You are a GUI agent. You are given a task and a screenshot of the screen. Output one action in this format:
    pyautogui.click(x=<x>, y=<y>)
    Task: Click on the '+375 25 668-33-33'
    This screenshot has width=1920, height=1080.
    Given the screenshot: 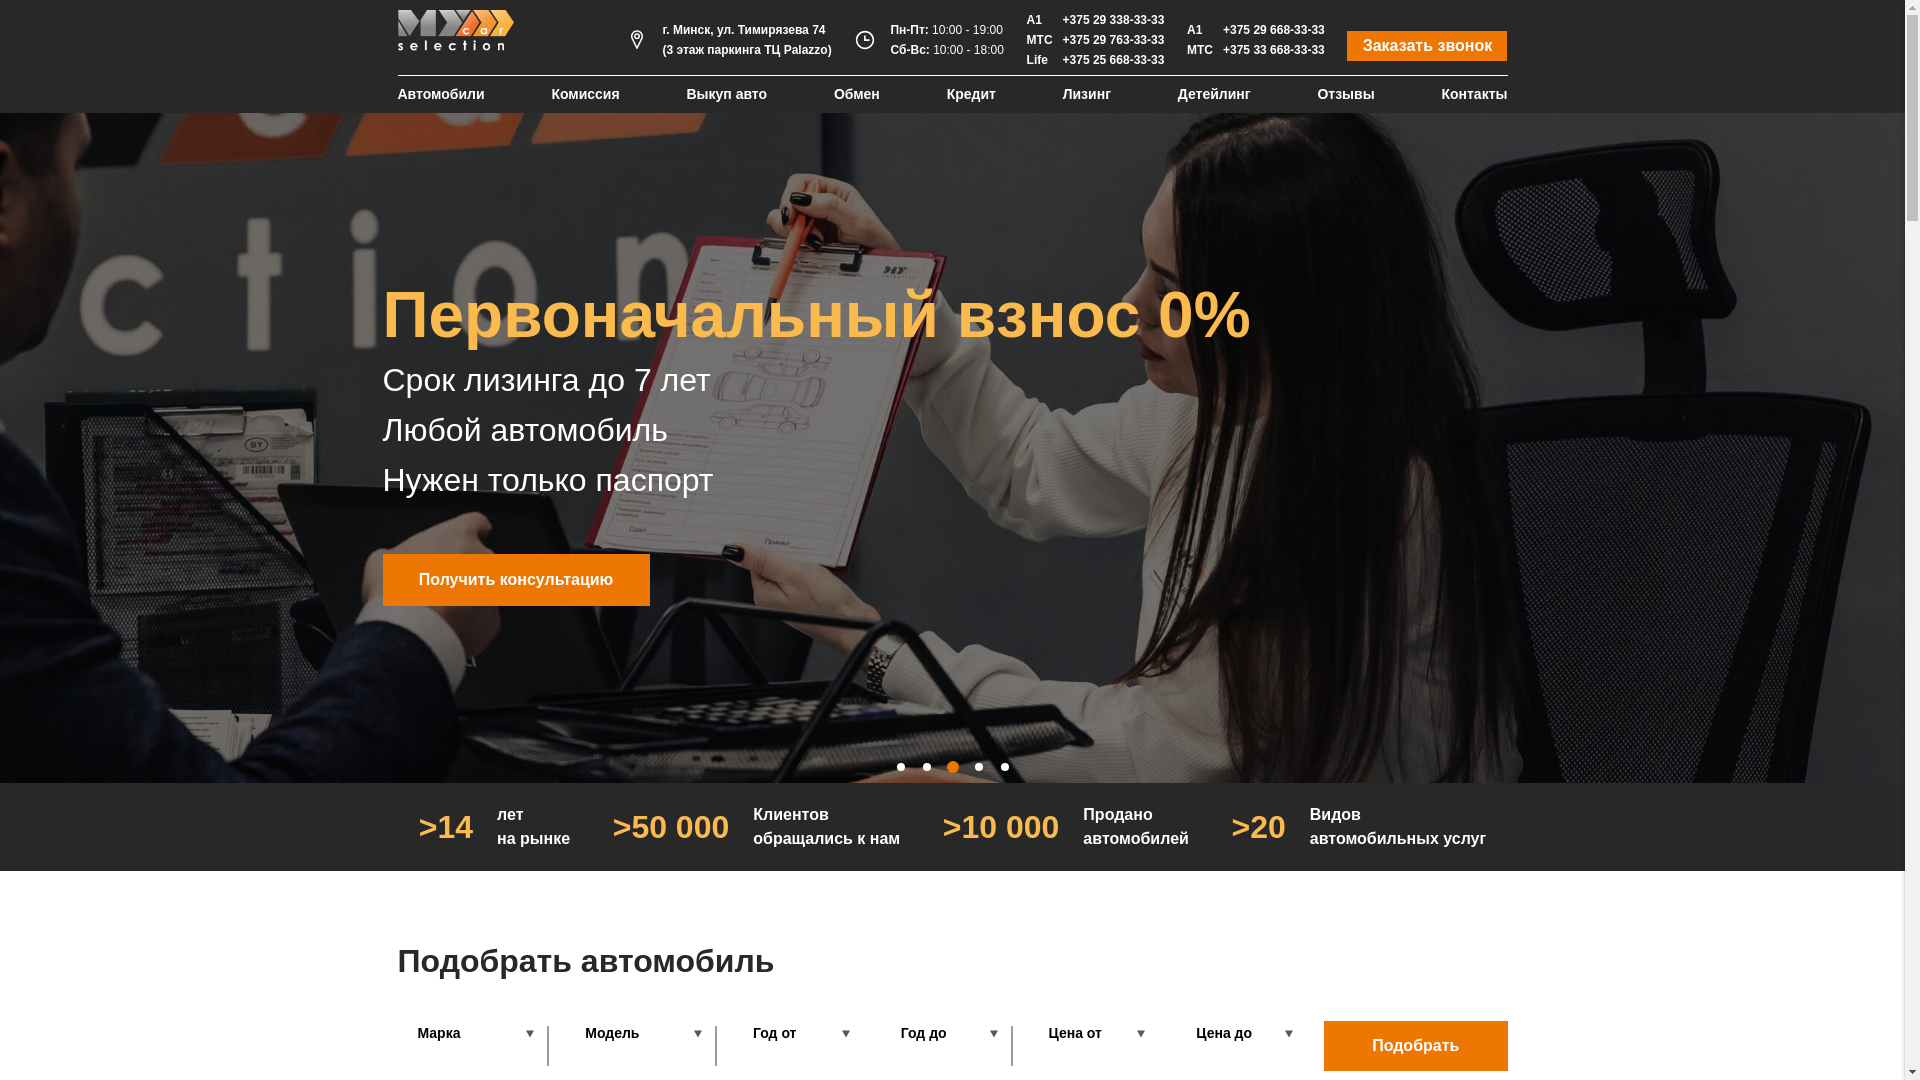 What is the action you would take?
    pyautogui.click(x=1112, y=59)
    